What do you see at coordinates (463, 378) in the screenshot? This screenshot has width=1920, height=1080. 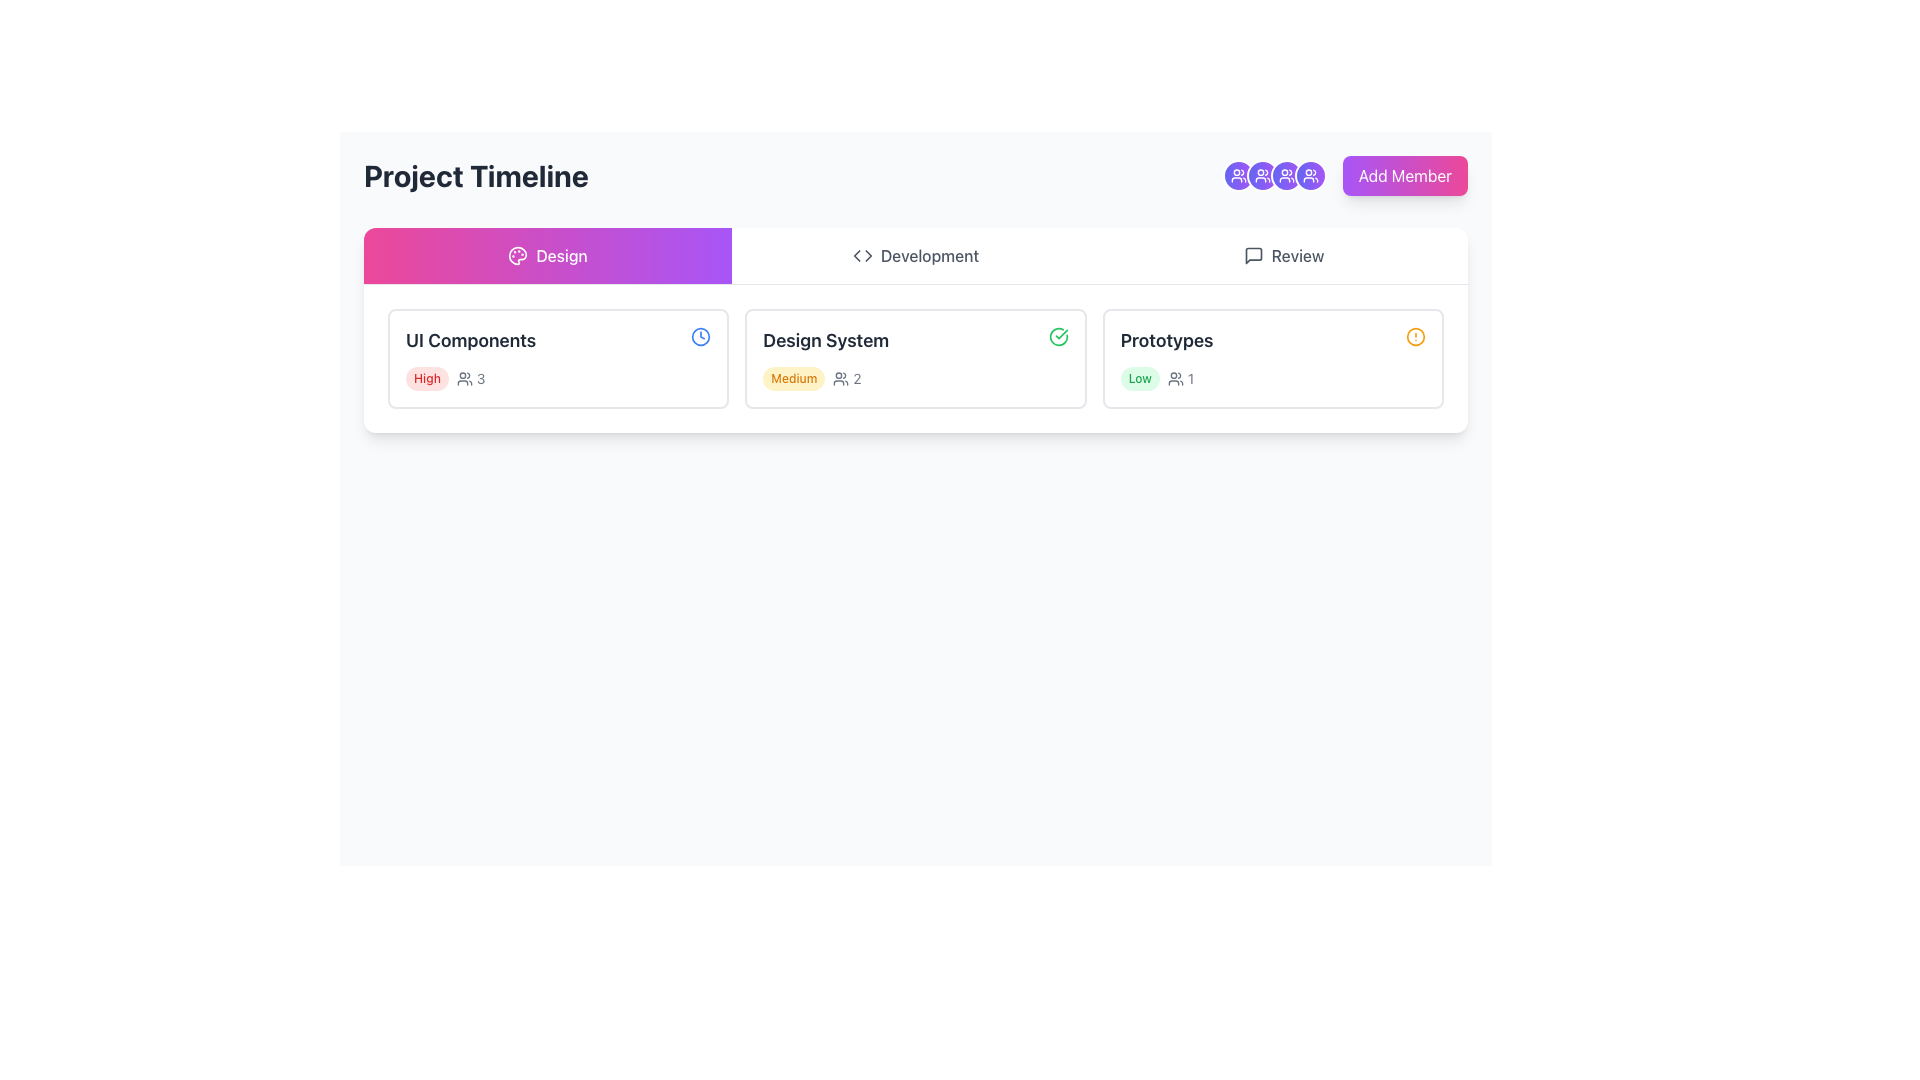 I see `the user-related information icon located within the 'UI Components' card, positioned to the right of the 'High' label and before the numerical value '3'` at bounding box center [463, 378].